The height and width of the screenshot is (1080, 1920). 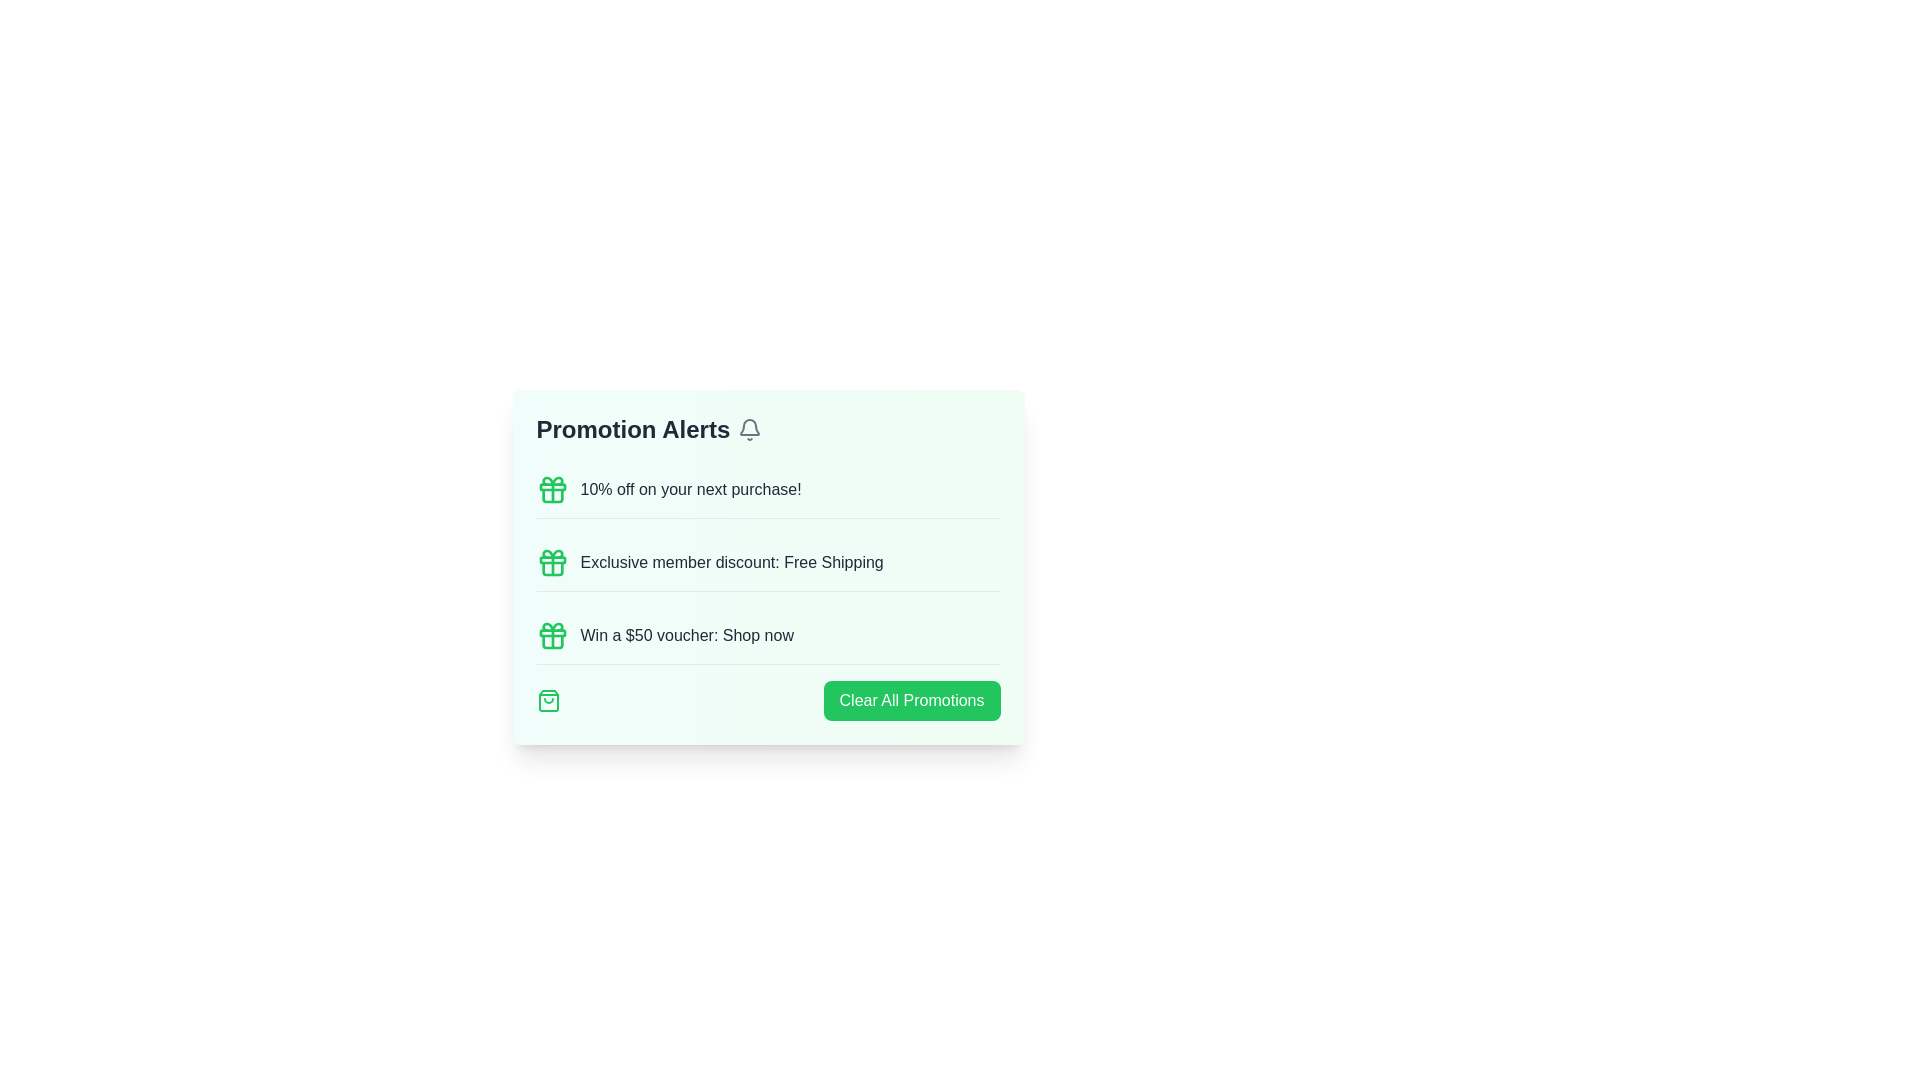 What do you see at coordinates (767, 636) in the screenshot?
I see `the Information Card displaying 'Win a $50 voucher: Shop now' with a green gift box icon, which is the third item in the promotional offers list` at bounding box center [767, 636].